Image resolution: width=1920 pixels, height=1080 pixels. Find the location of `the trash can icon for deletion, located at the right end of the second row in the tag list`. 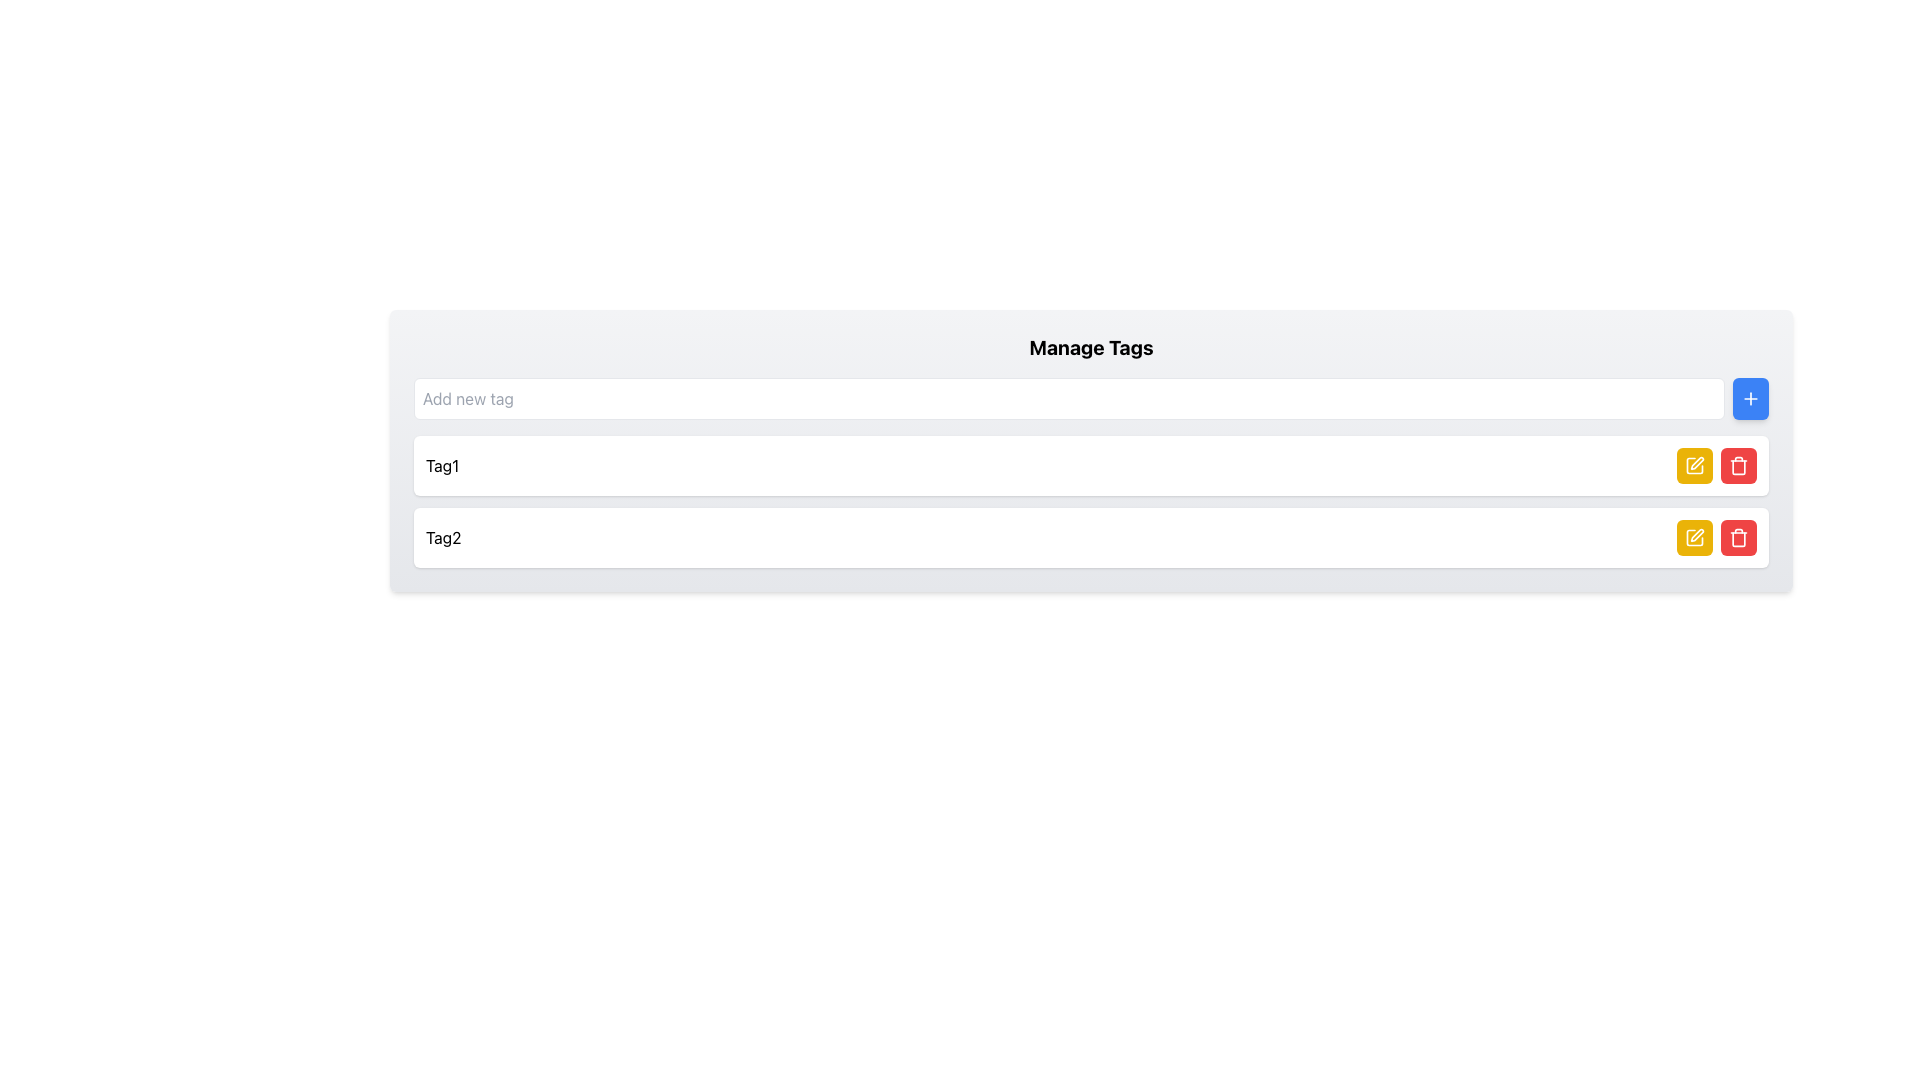

the trash can icon for deletion, located at the right end of the second row in the tag list is located at coordinates (1737, 536).